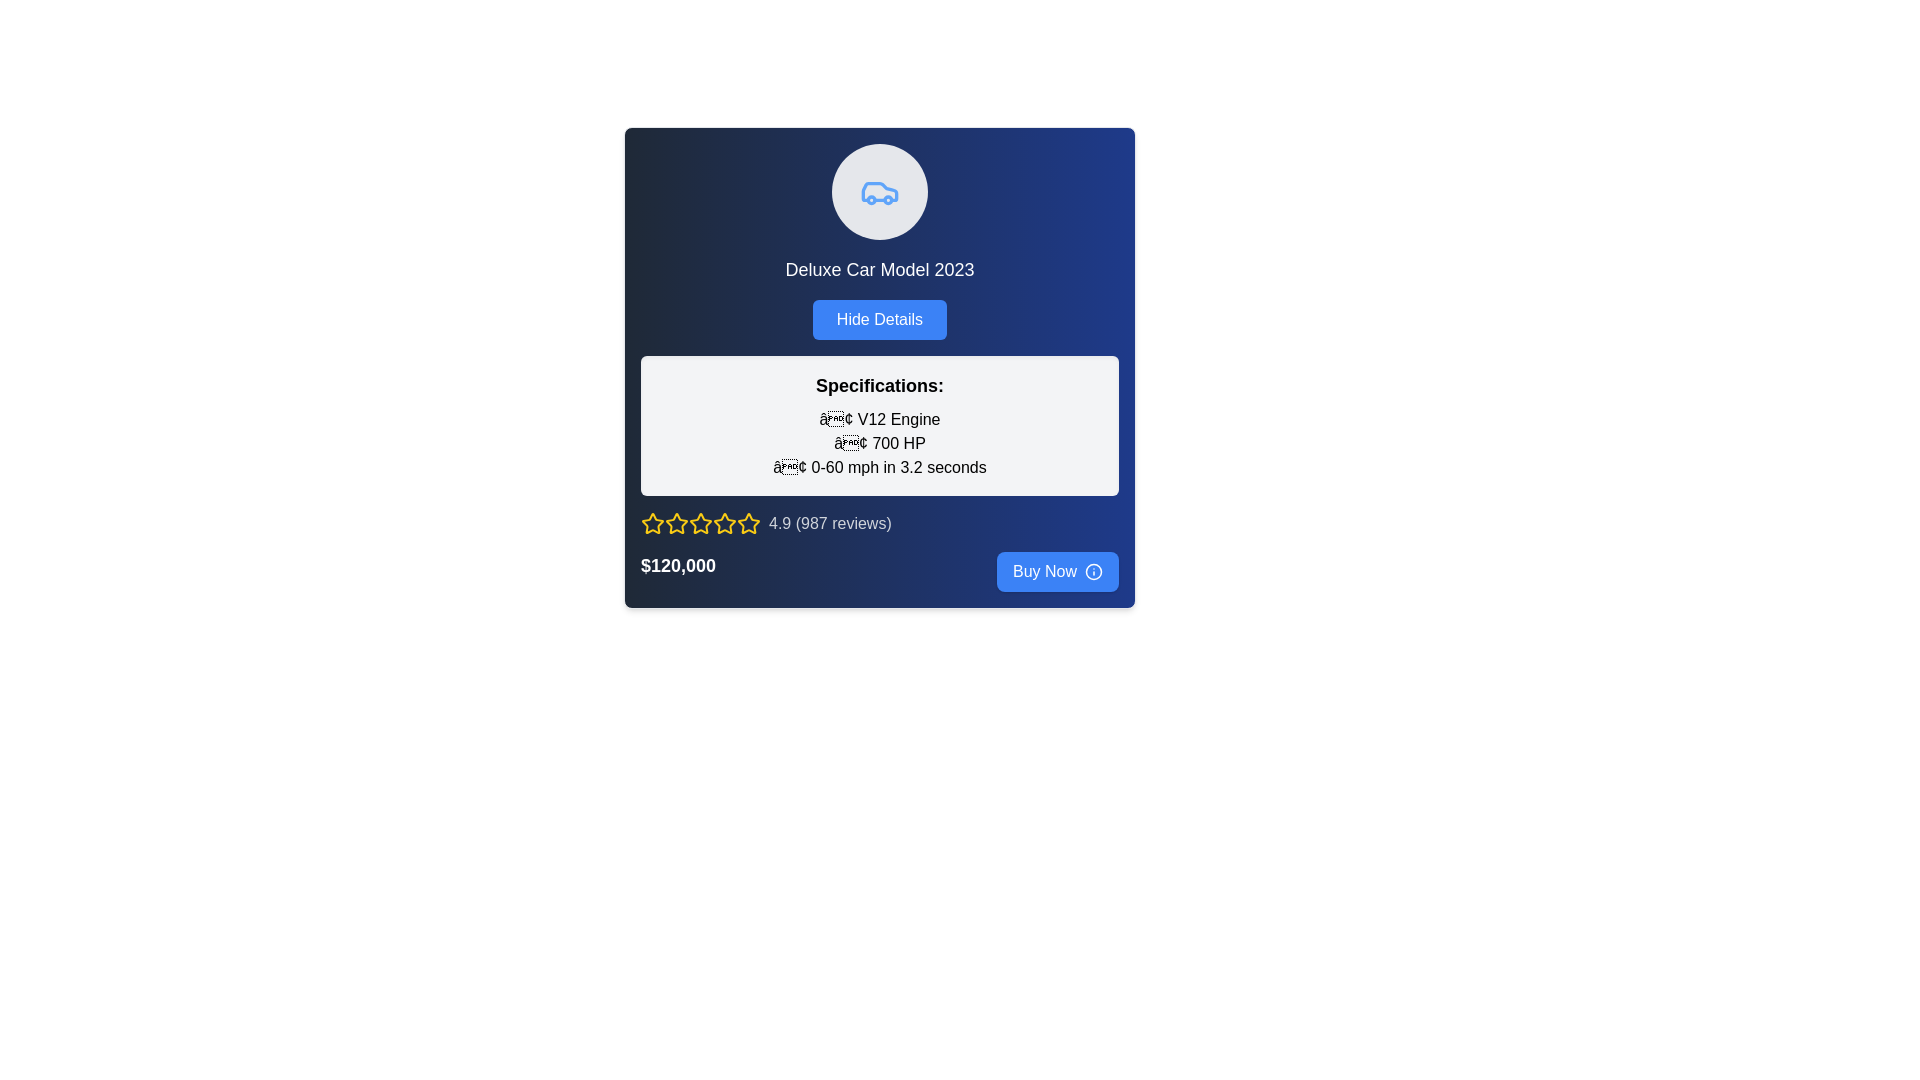 The width and height of the screenshot is (1920, 1080). What do you see at coordinates (652, 522) in the screenshot?
I see `the first star icon in the rating display, which has a yellow outline and a dark inner background, located beneath the specifications box of the card` at bounding box center [652, 522].